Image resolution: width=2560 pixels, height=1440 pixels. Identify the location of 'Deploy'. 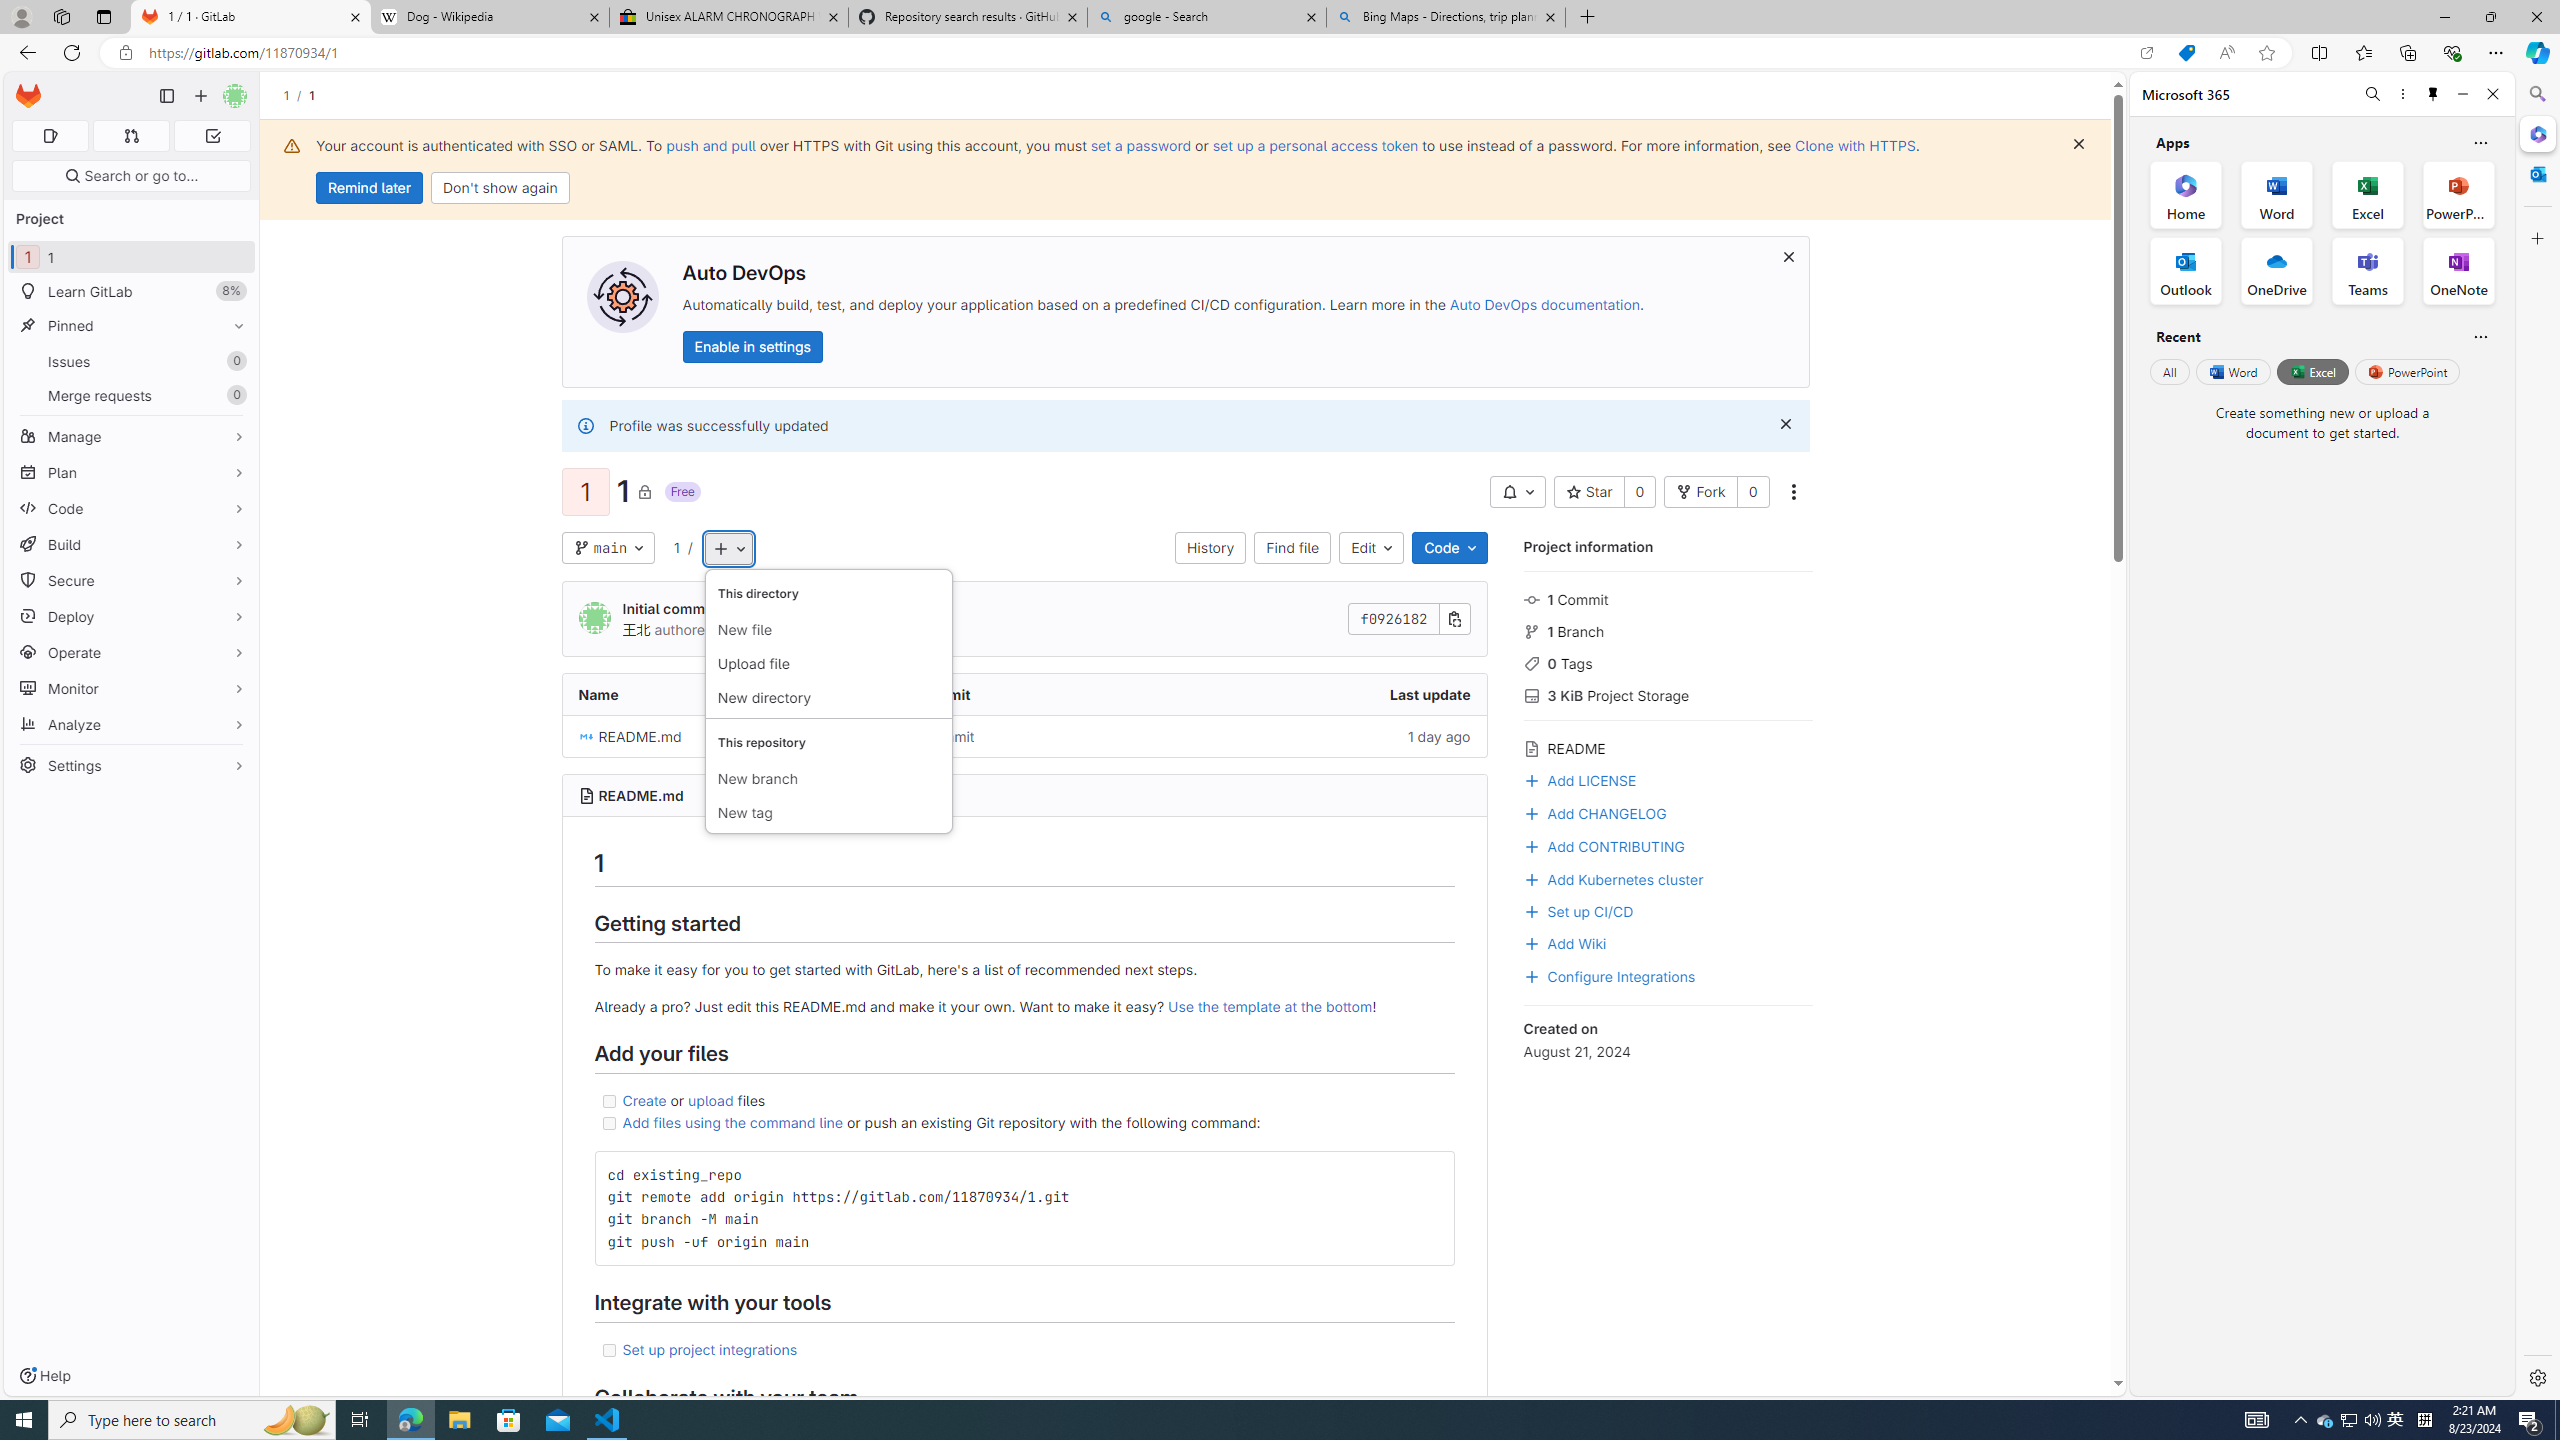
(130, 616).